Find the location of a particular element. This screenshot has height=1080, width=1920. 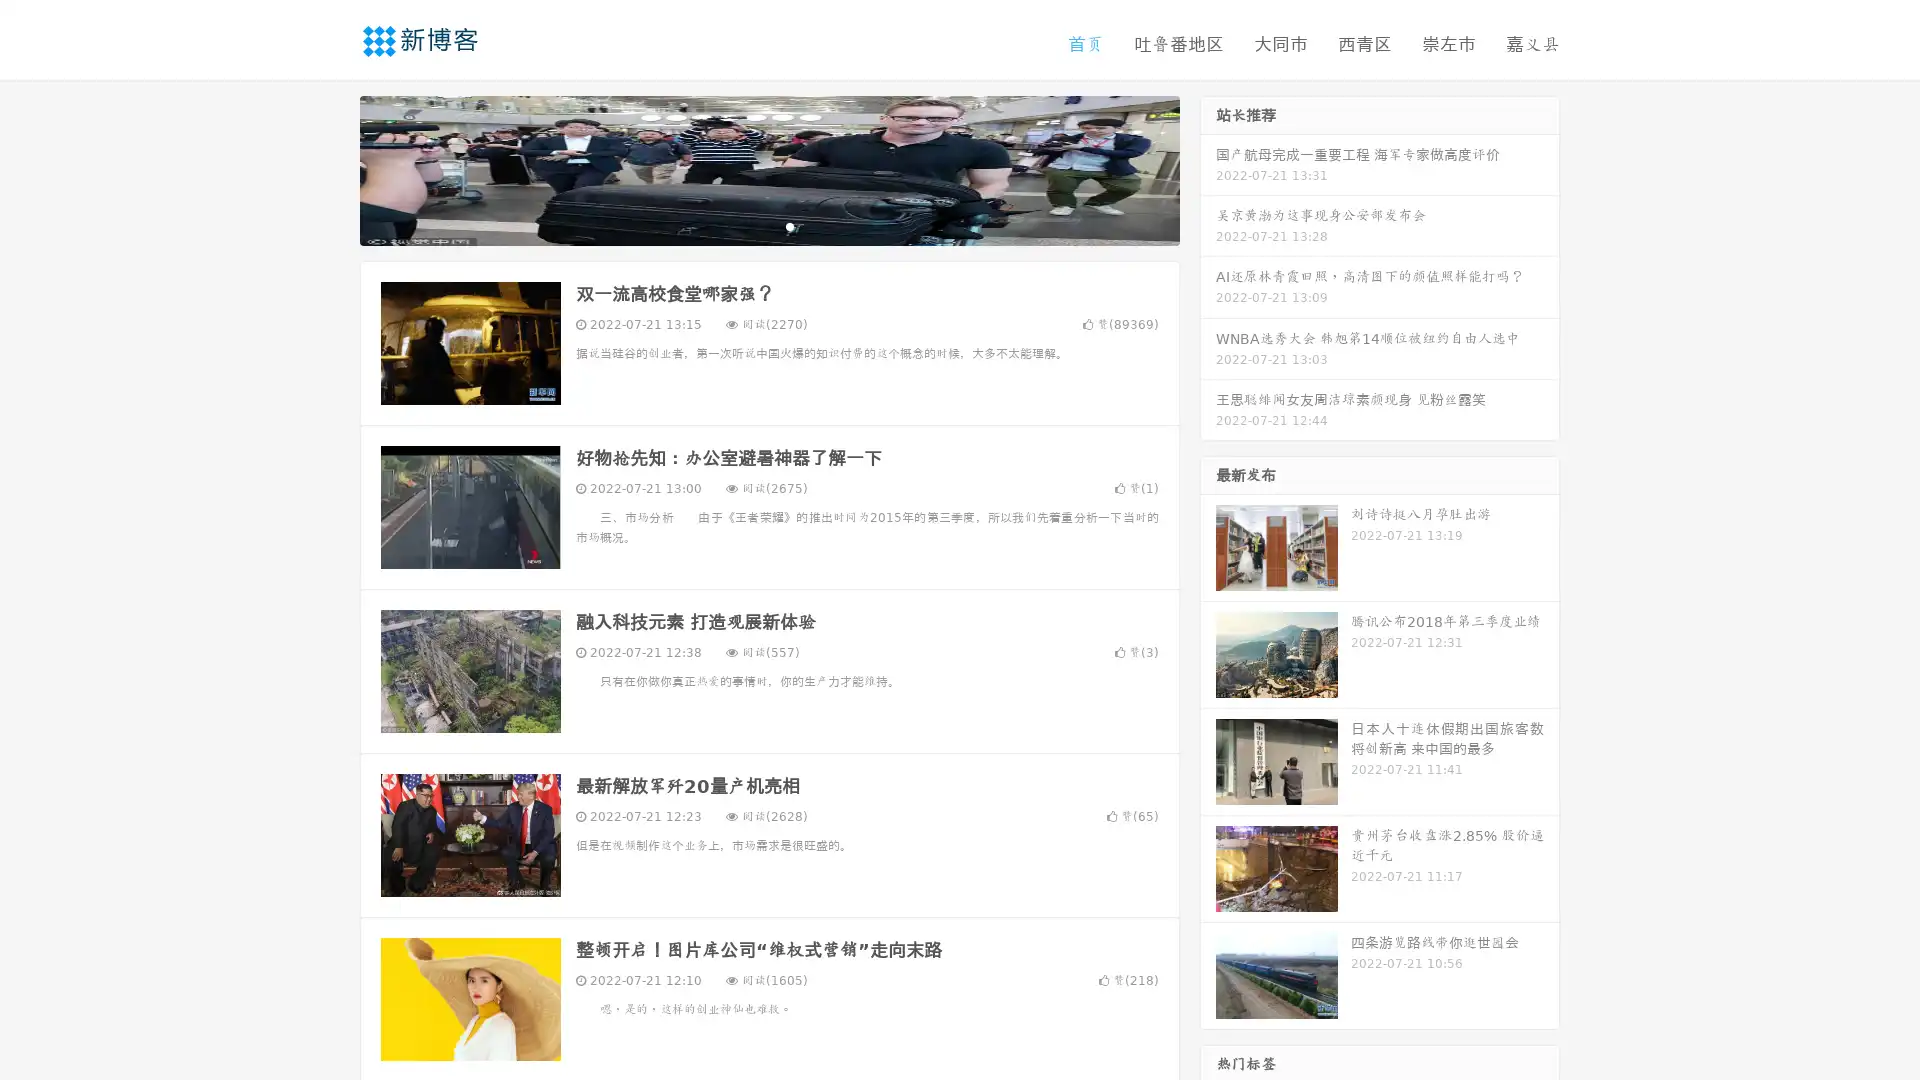

Go to slide 2 is located at coordinates (768, 225).